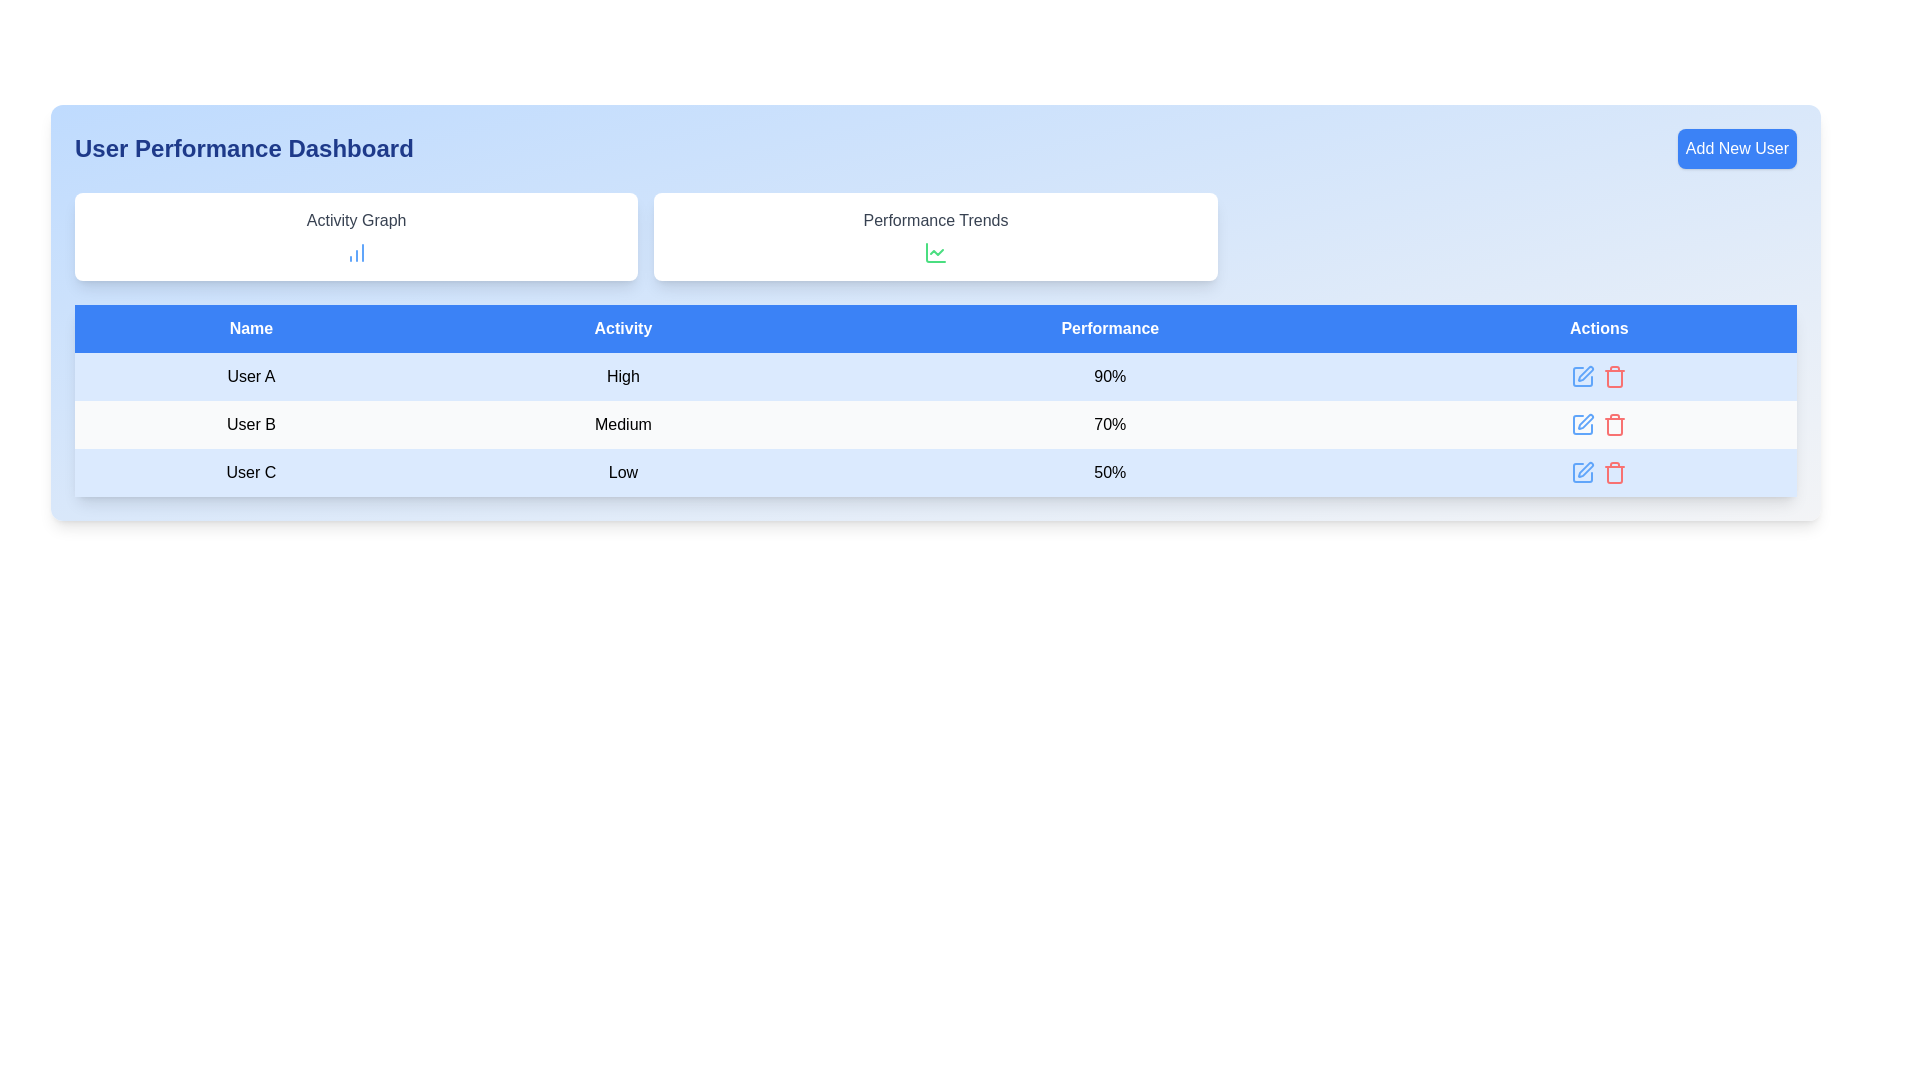 This screenshot has width=1920, height=1080. What do you see at coordinates (935, 220) in the screenshot?
I see `the 'Performance Trends' label, which is a medium-weight gray text aligned horizontally within a rounded white panel at the top-right area of the interface` at bounding box center [935, 220].